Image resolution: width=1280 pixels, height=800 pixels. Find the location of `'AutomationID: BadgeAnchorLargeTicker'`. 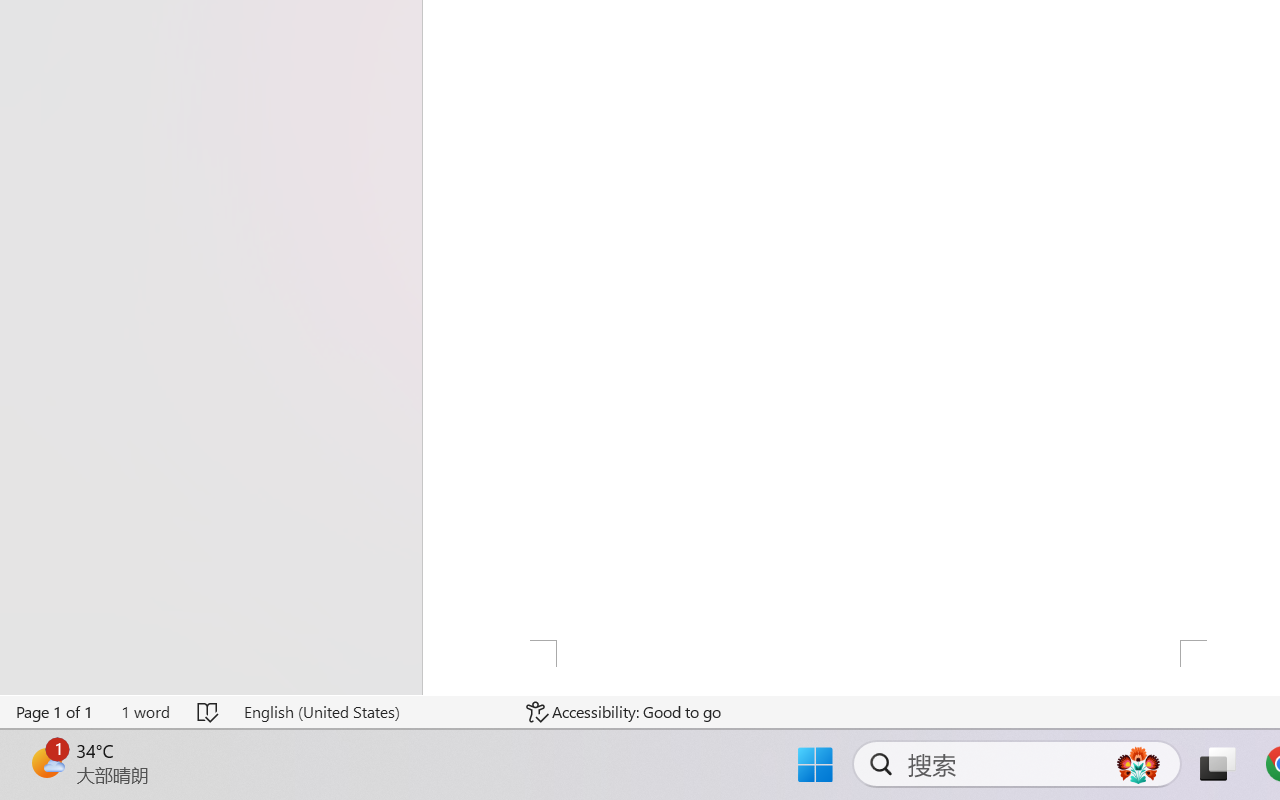

'AutomationID: BadgeAnchorLargeTicker' is located at coordinates (46, 762).